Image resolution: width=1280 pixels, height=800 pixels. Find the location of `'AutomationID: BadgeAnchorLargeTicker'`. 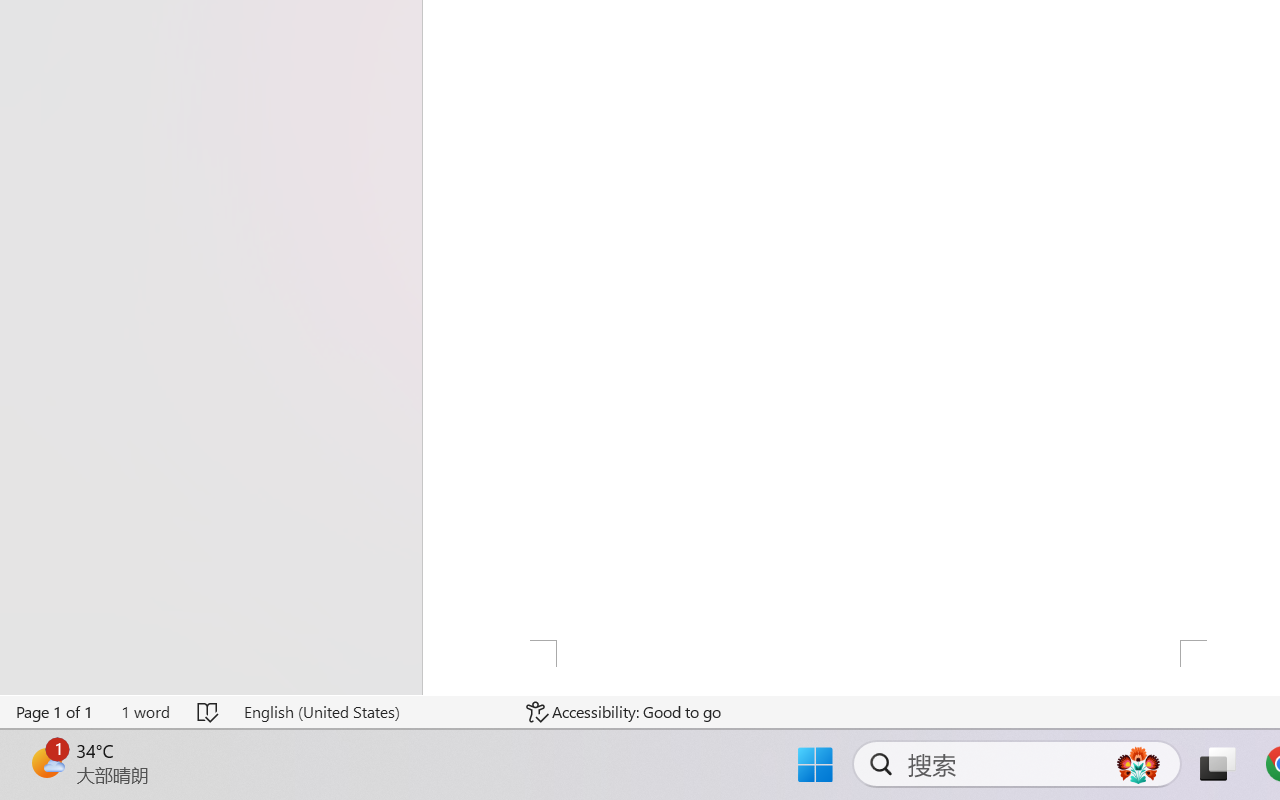

'AutomationID: BadgeAnchorLargeTicker' is located at coordinates (46, 762).